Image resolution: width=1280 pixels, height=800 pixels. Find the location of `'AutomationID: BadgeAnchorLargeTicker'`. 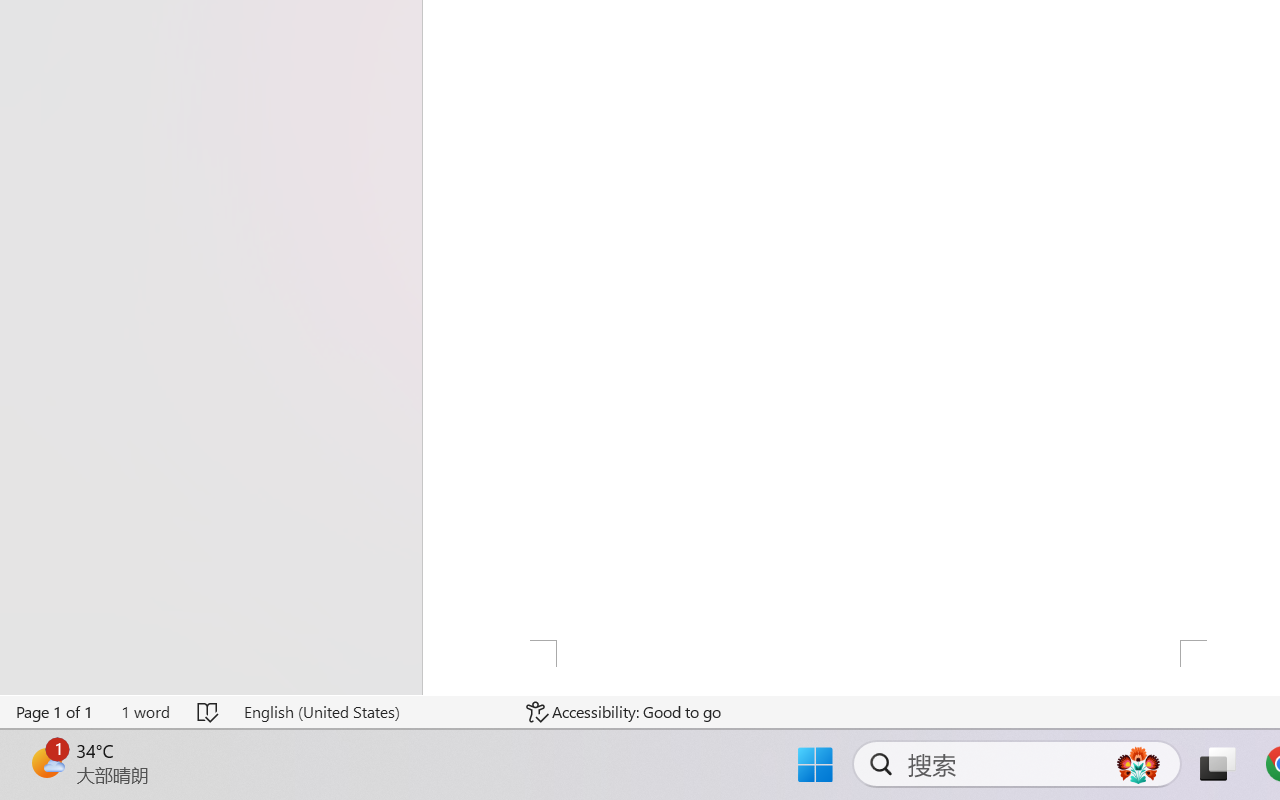

'AutomationID: BadgeAnchorLargeTicker' is located at coordinates (46, 762).